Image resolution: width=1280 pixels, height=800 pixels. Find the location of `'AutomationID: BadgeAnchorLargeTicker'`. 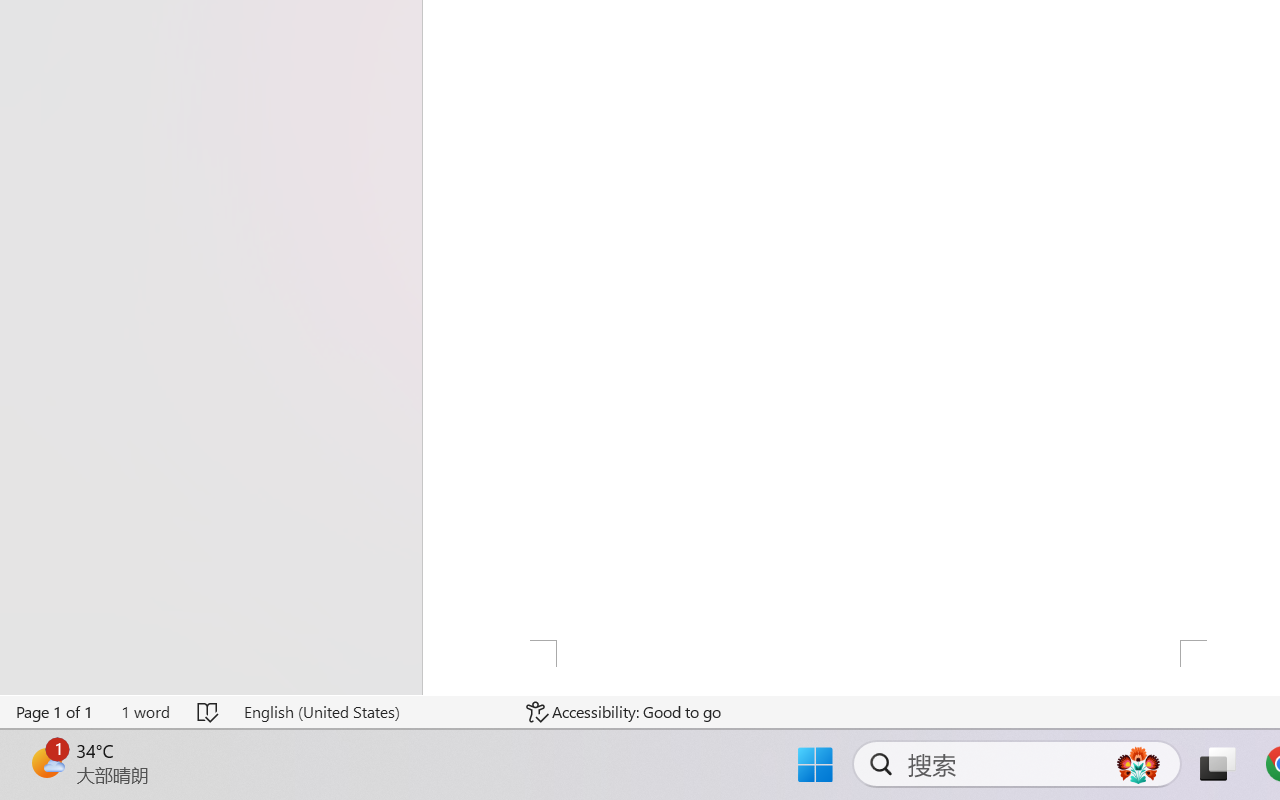

'AutomationID: BadgeAnchorLargeTicker' is located at coordinates (46, 762).